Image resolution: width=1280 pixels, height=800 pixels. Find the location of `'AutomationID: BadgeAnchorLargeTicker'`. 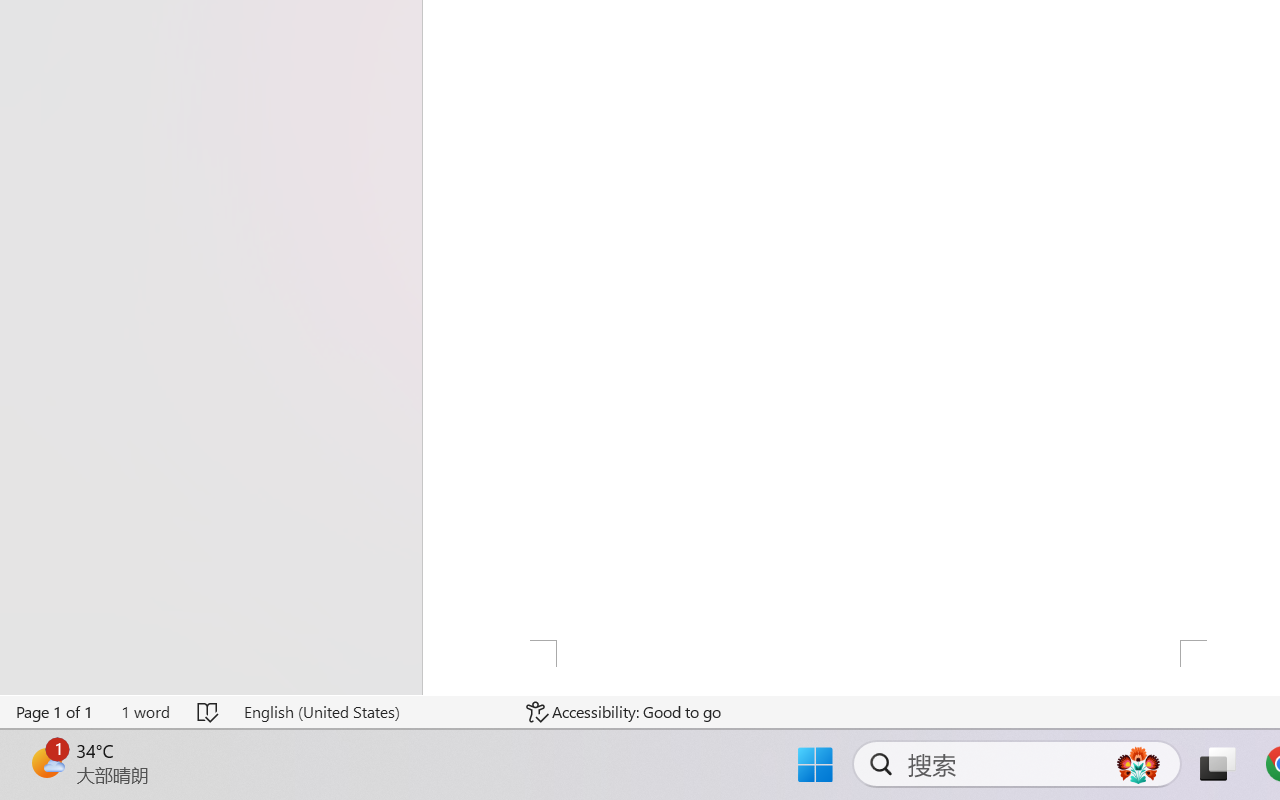

'AutomationID: BadgeAnchorLargeTicker' is located at coordinates (46, 762).